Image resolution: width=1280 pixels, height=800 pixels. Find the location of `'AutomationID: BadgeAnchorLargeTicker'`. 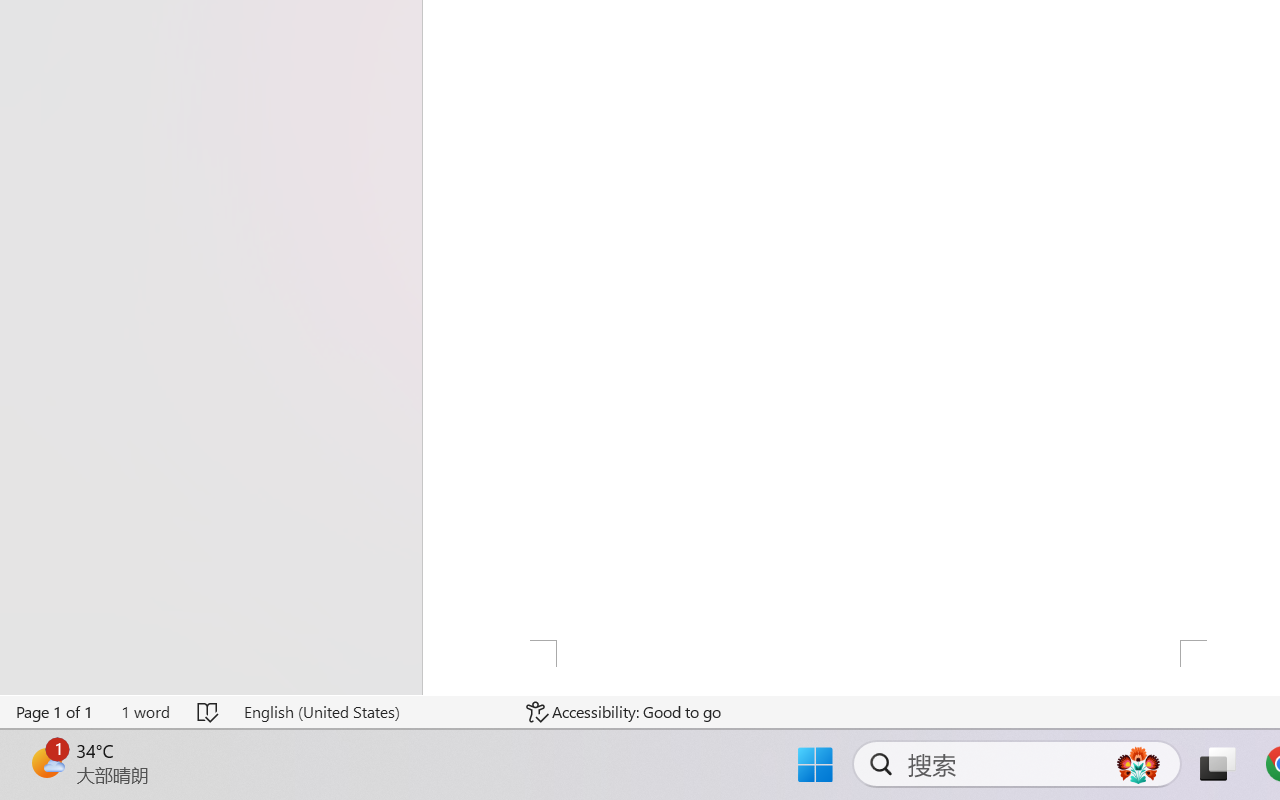

'AutomationID: BadgeAnchorLargeTicker' is located at coordinates (46, 762).